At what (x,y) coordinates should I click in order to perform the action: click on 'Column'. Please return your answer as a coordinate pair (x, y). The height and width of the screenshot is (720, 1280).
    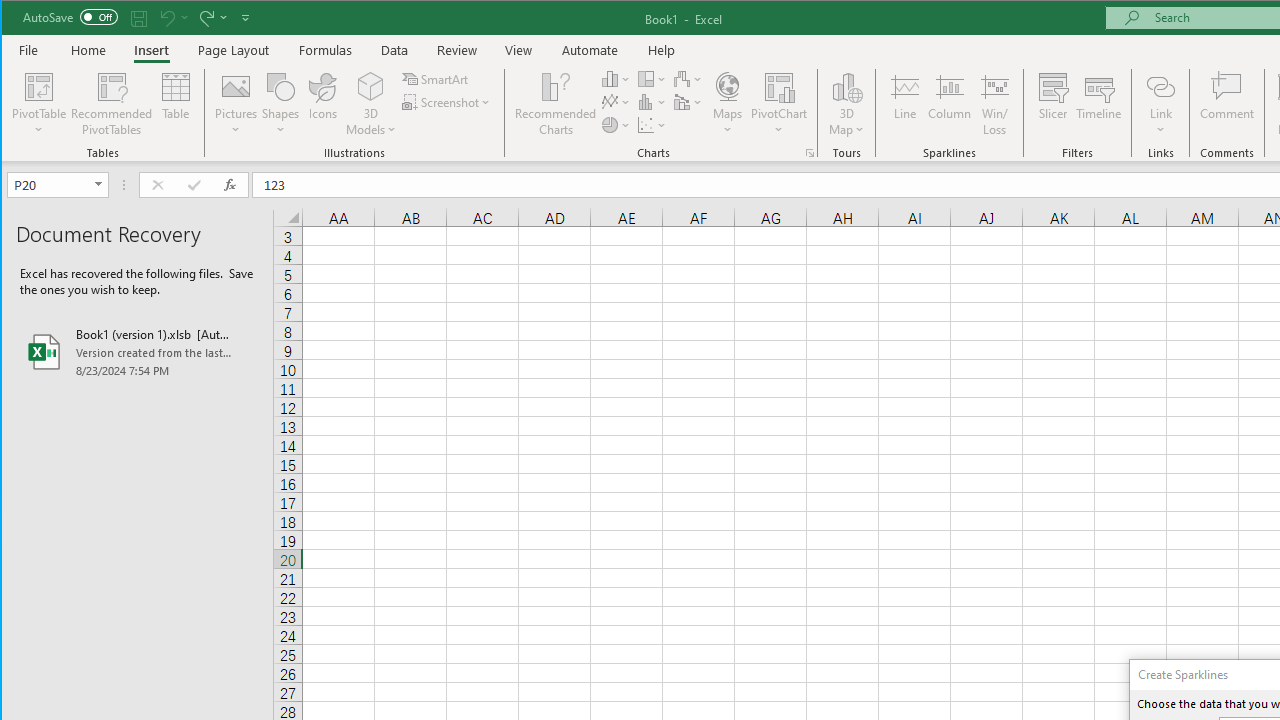
    Looking at the image, I should click on (948, 104).